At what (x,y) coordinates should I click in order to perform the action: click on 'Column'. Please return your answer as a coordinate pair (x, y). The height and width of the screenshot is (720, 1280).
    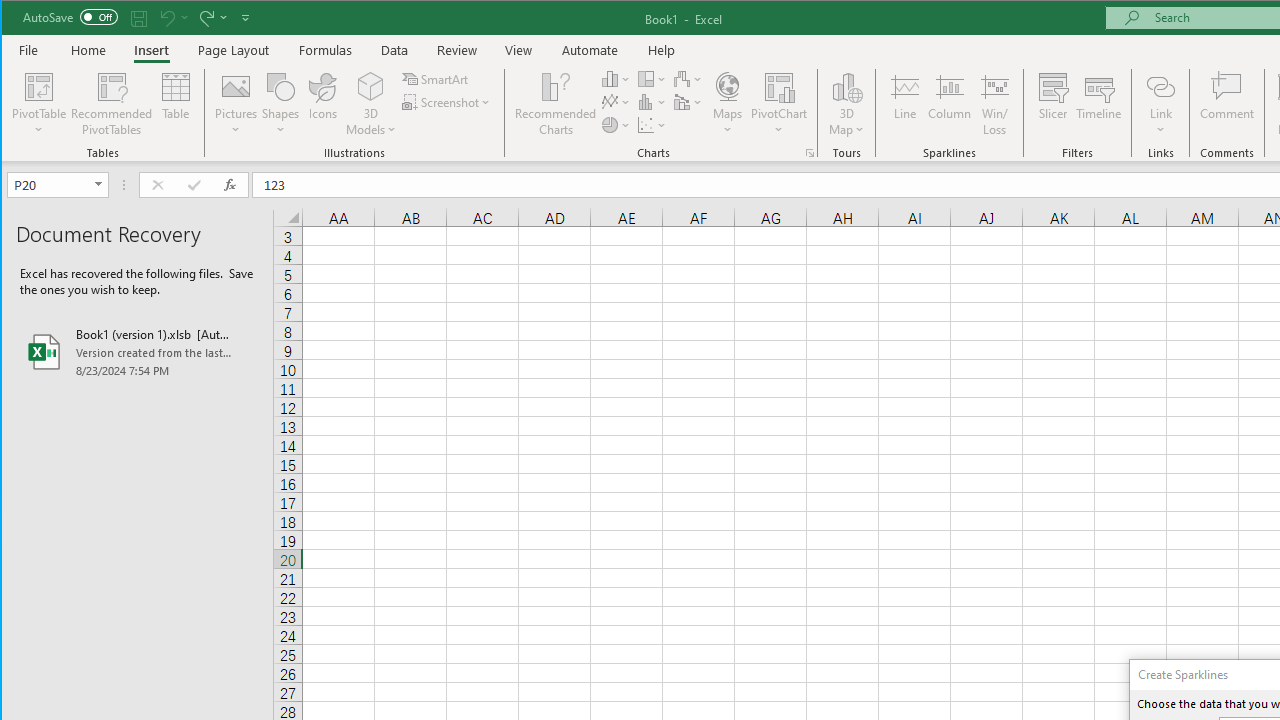
    Looking at the image, I should click on (948, 104).